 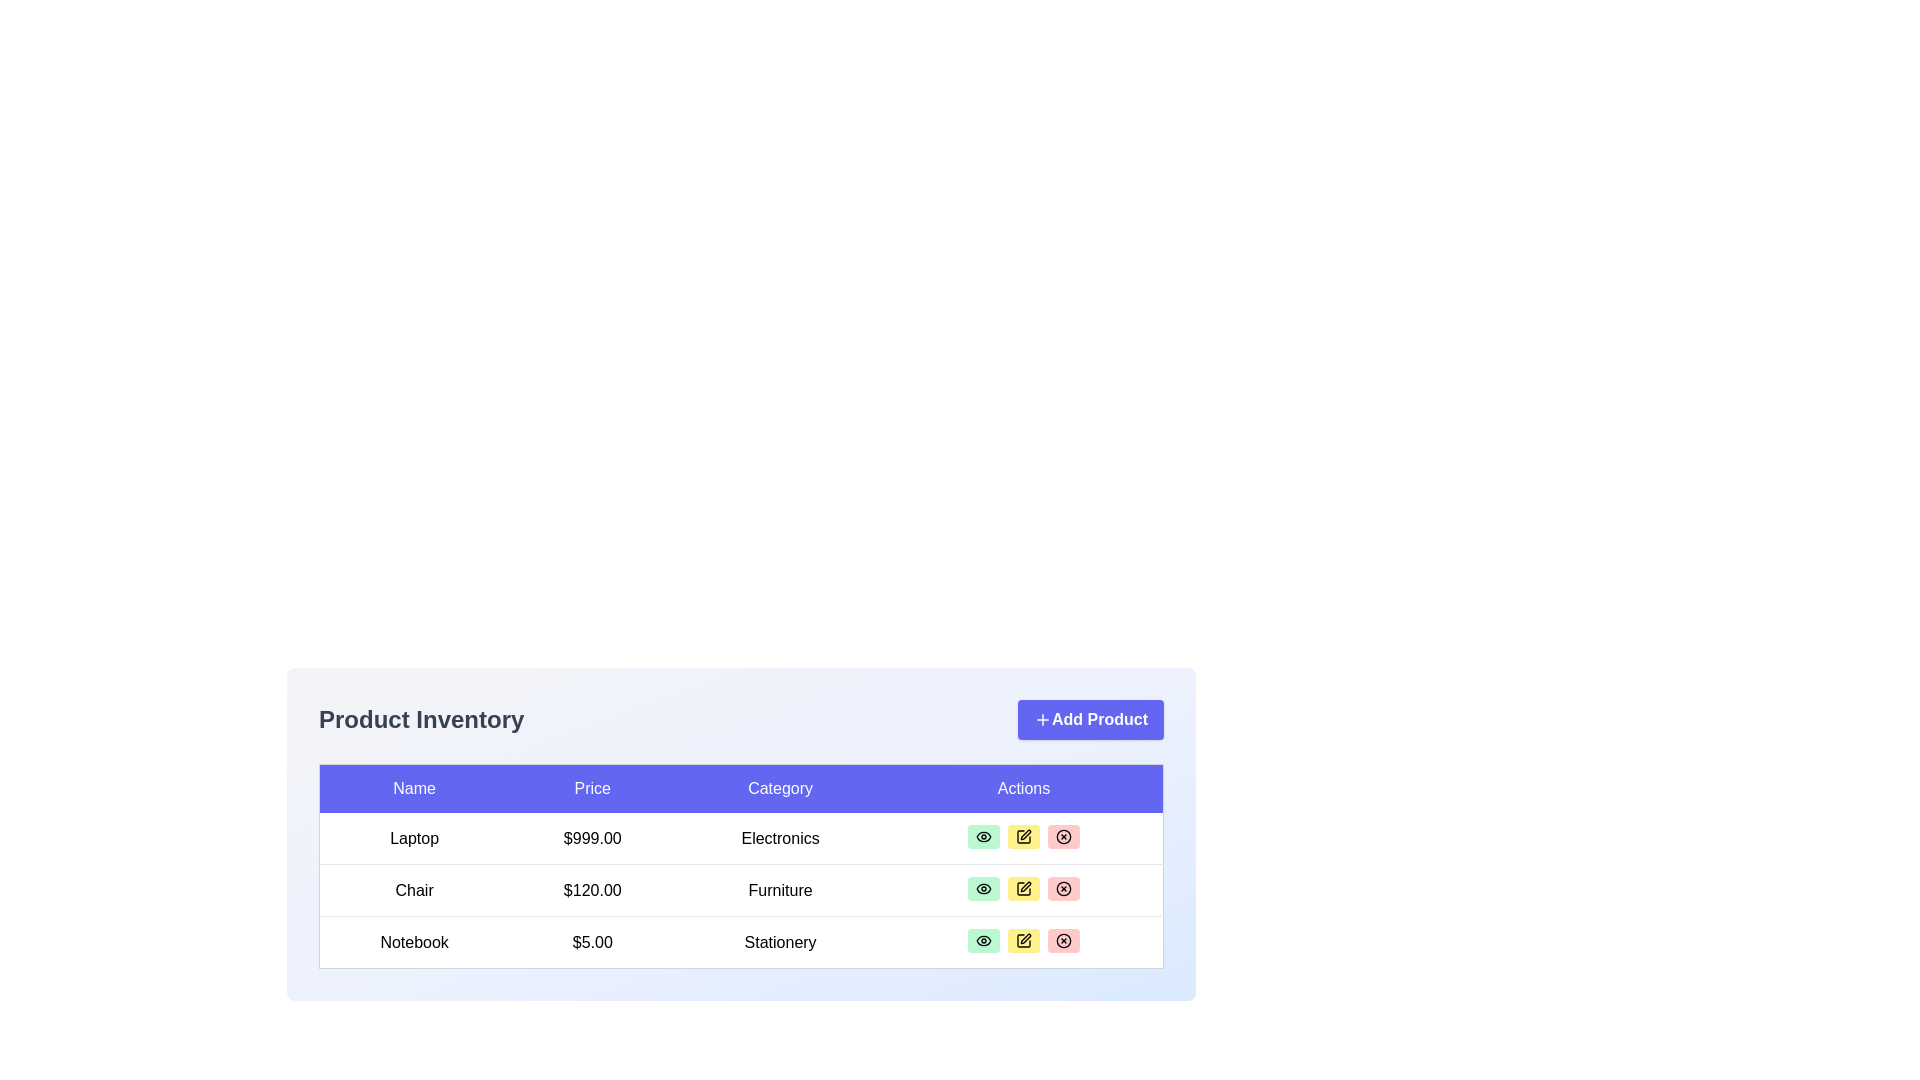 What do you see at coordinates (779, 889) in the screenshot?
I see `the text label displaying 'Furniture' under the 'Category' column in the table layout` at bounding box center [779, 889].